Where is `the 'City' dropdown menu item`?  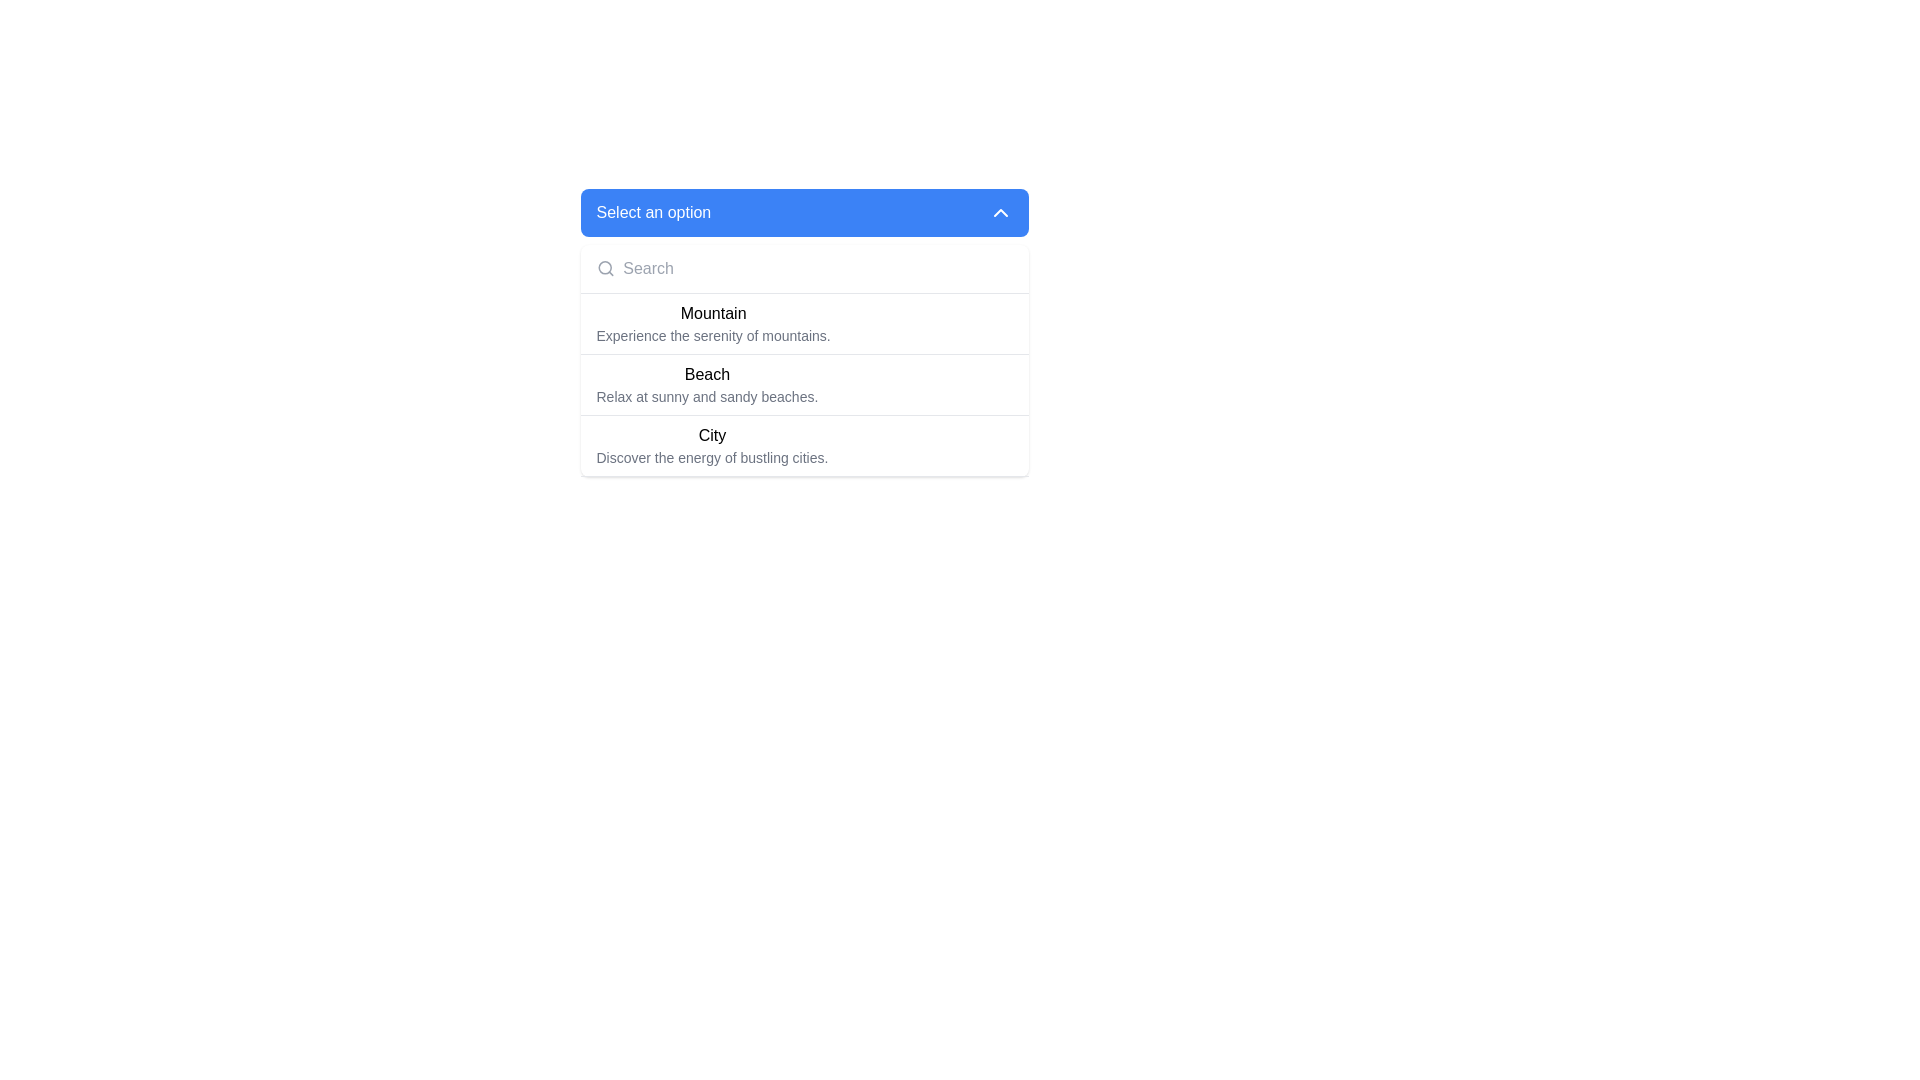
the 'City' dropdown menu item is located at coordinates (712, 445).